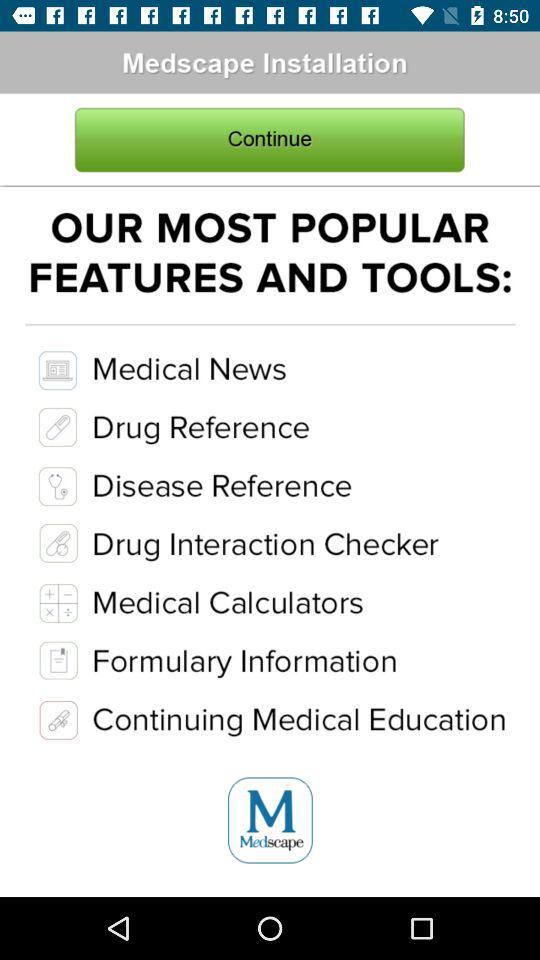  Describe the element at coordinates (269, 139) in the screenshot. I see `continue button` at that location.